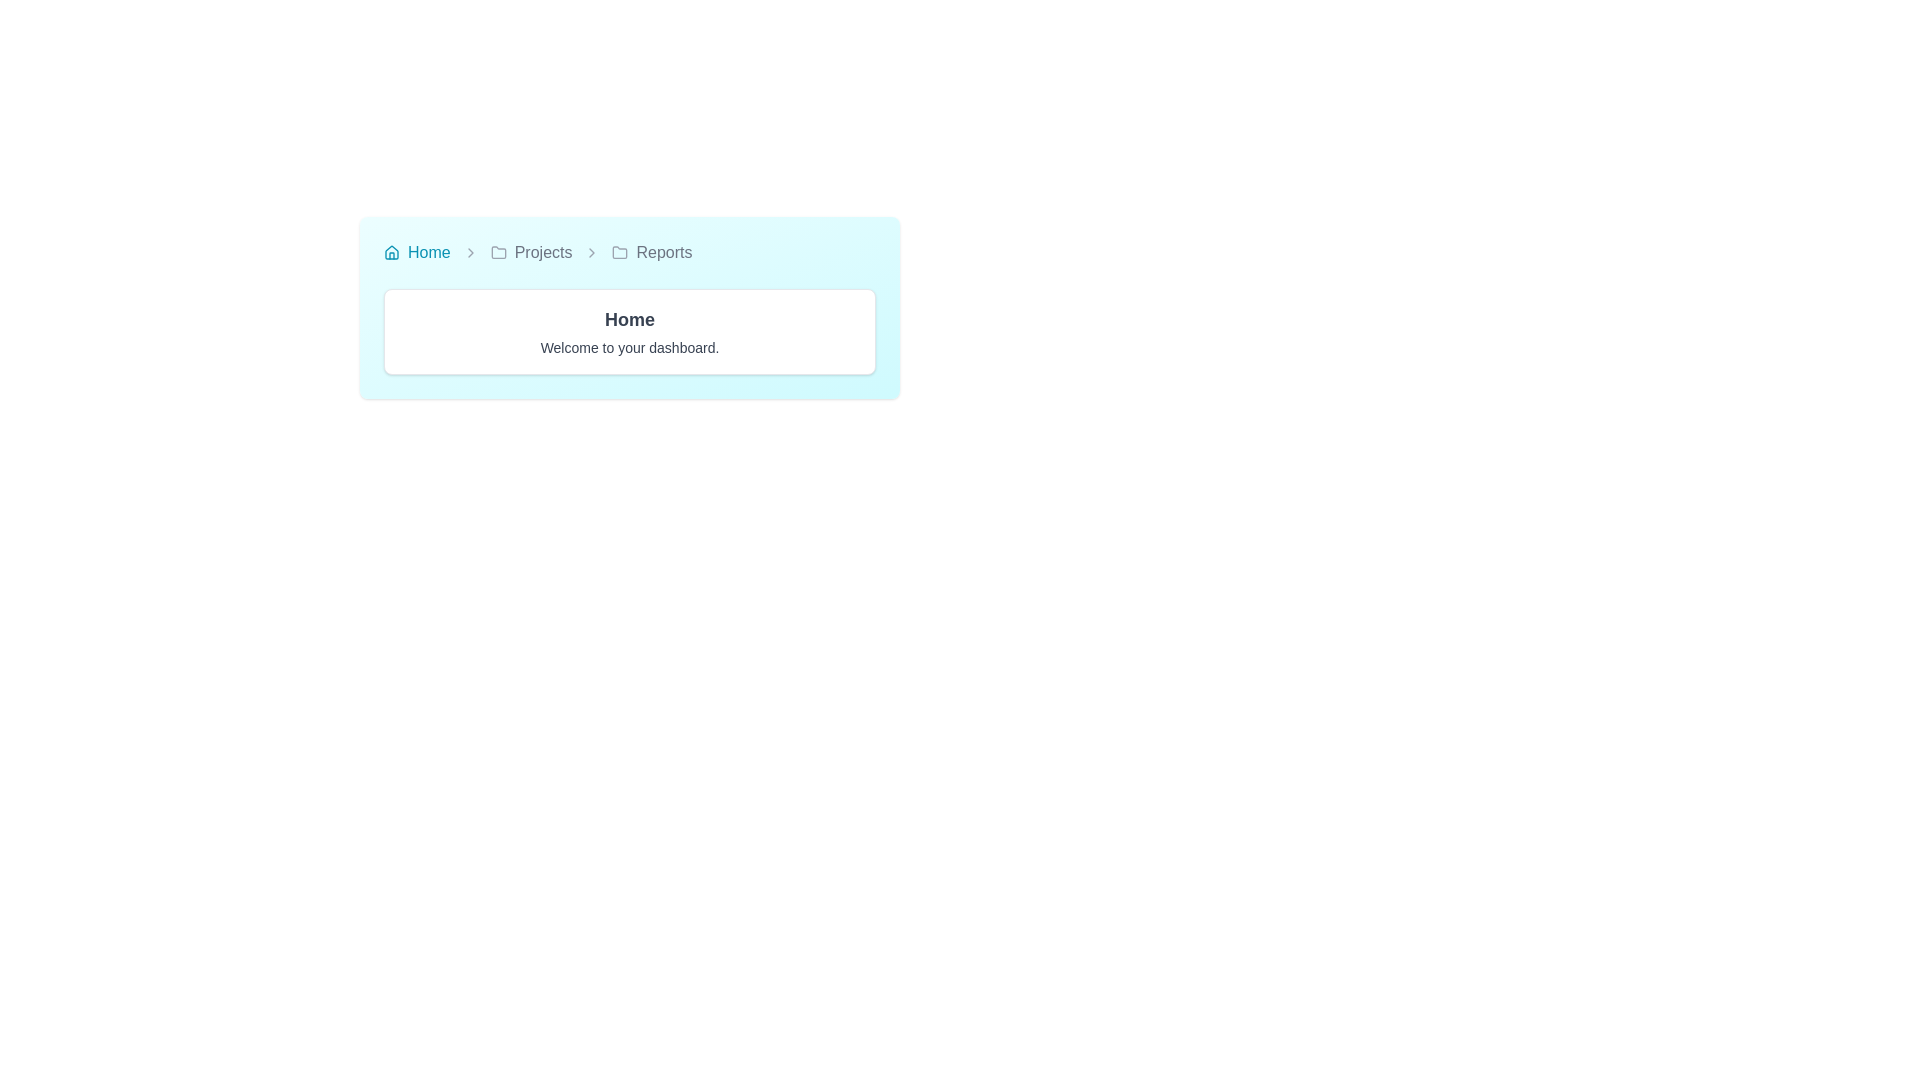 Image resolution: width=1920 pixels, height=1080 pixels. Describe the element at coordinates (628, 319) in the screenshot. I see `the primary header Text label, which is centered in a bordered and shadowed rectangle on a light blue background` at that location.